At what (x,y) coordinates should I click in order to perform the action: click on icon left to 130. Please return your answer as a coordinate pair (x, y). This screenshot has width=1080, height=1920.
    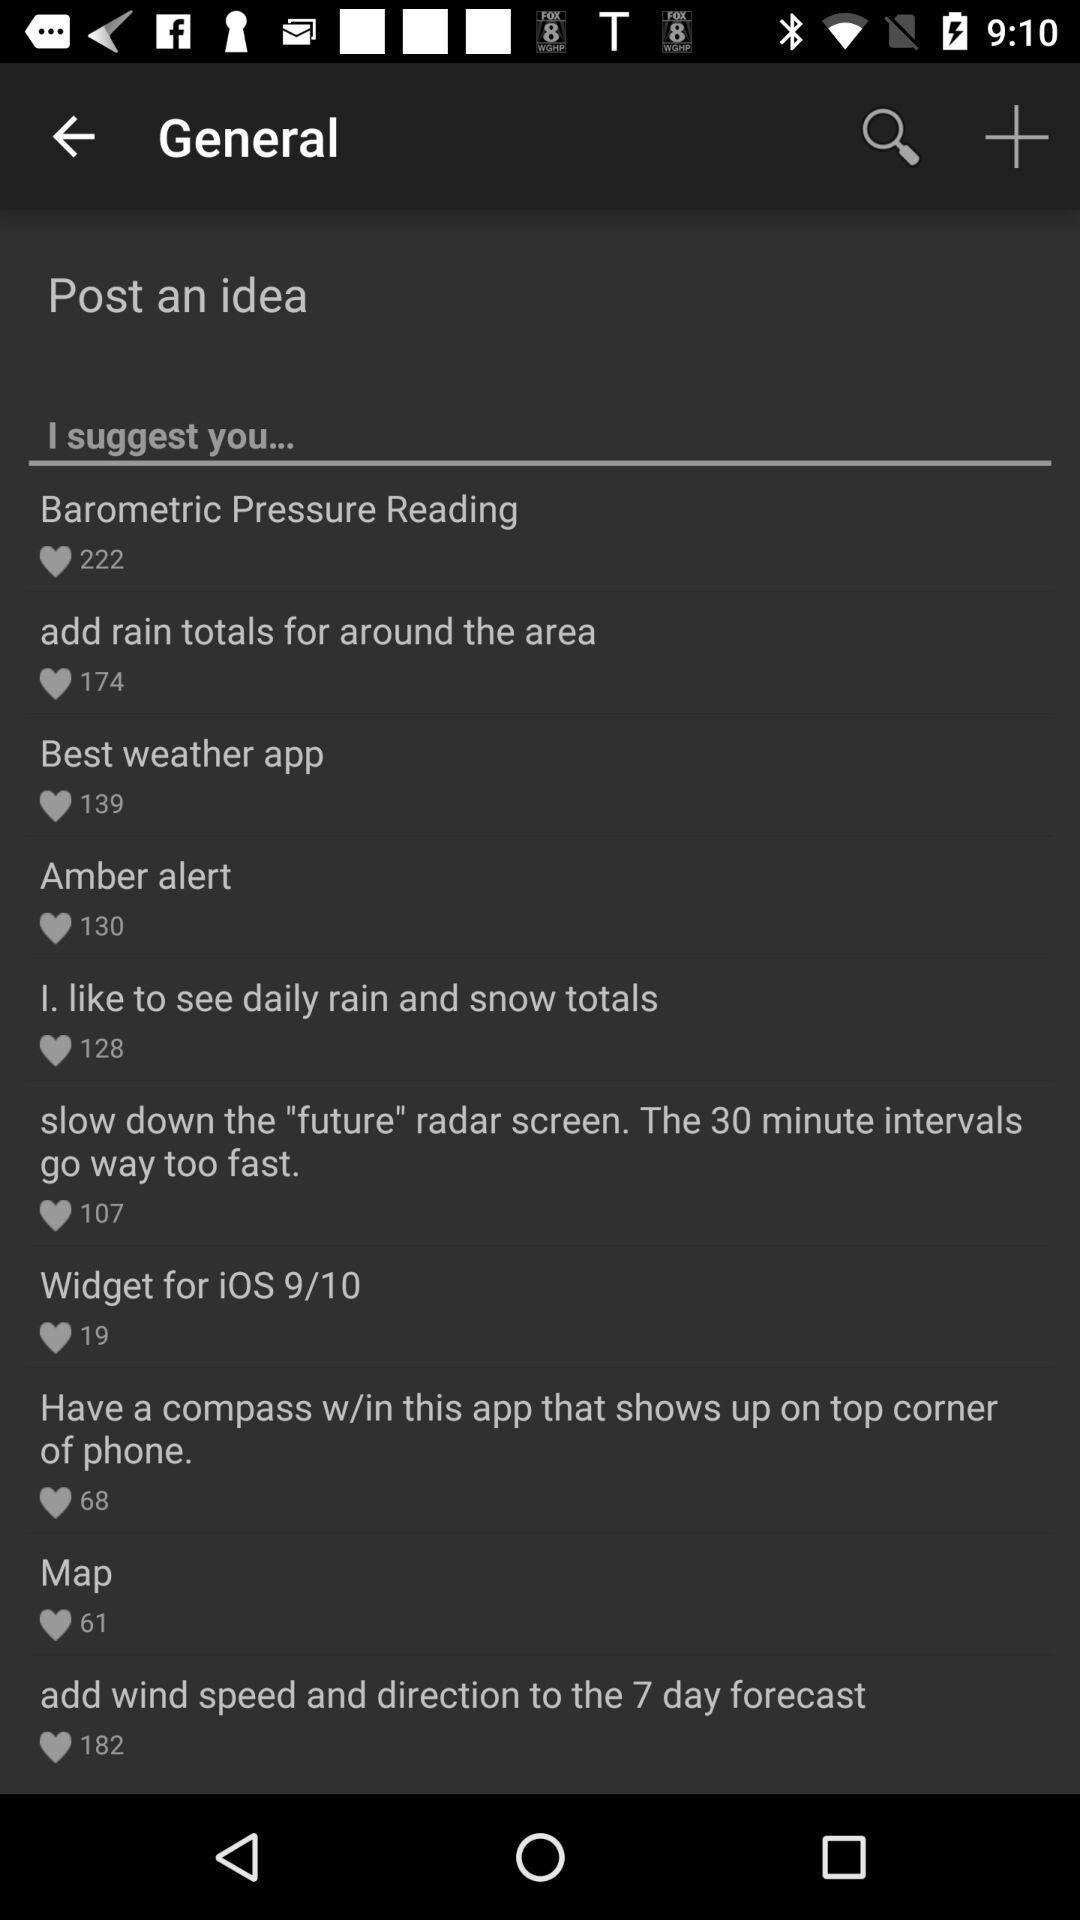
    Looking at the image, I should click on (54, 927).